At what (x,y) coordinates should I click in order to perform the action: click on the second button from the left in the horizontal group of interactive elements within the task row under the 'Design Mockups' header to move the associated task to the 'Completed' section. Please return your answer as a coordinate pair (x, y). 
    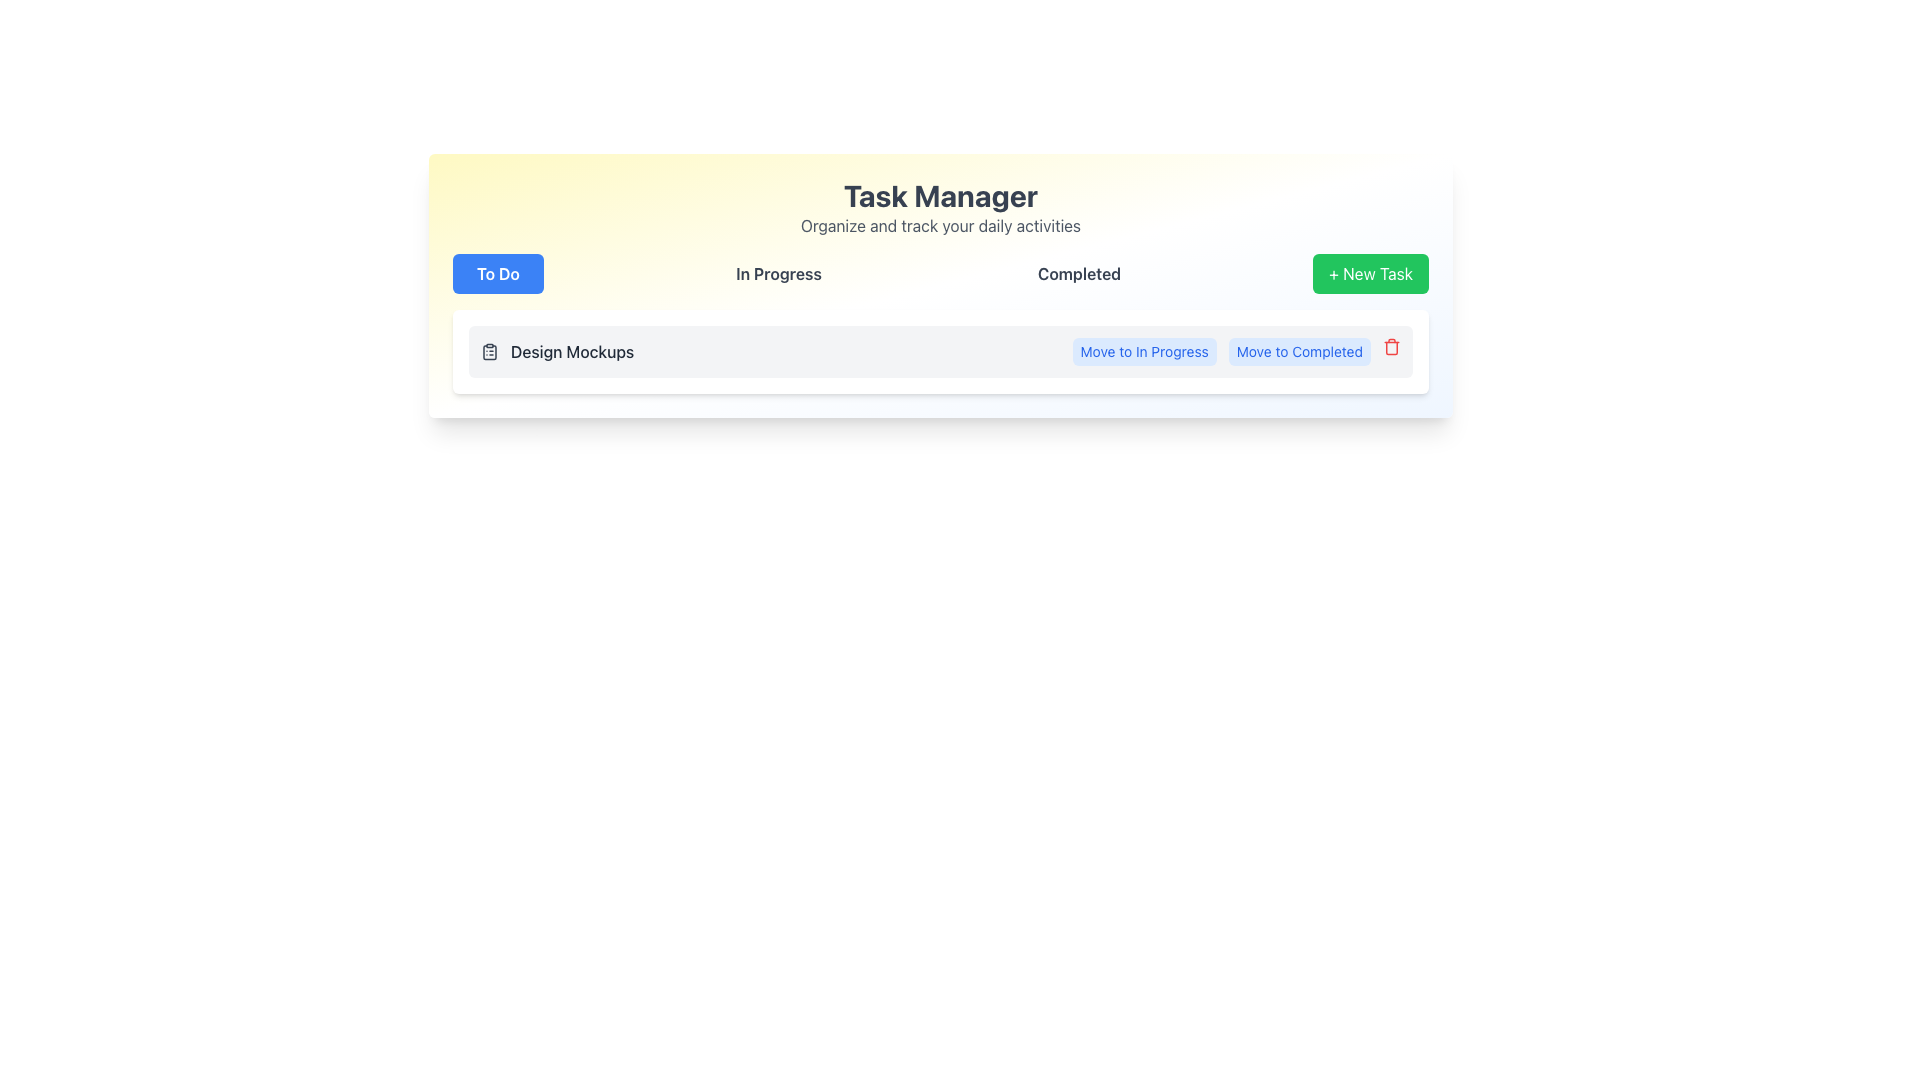
    Looking at the image, I should click on (1299, 350).